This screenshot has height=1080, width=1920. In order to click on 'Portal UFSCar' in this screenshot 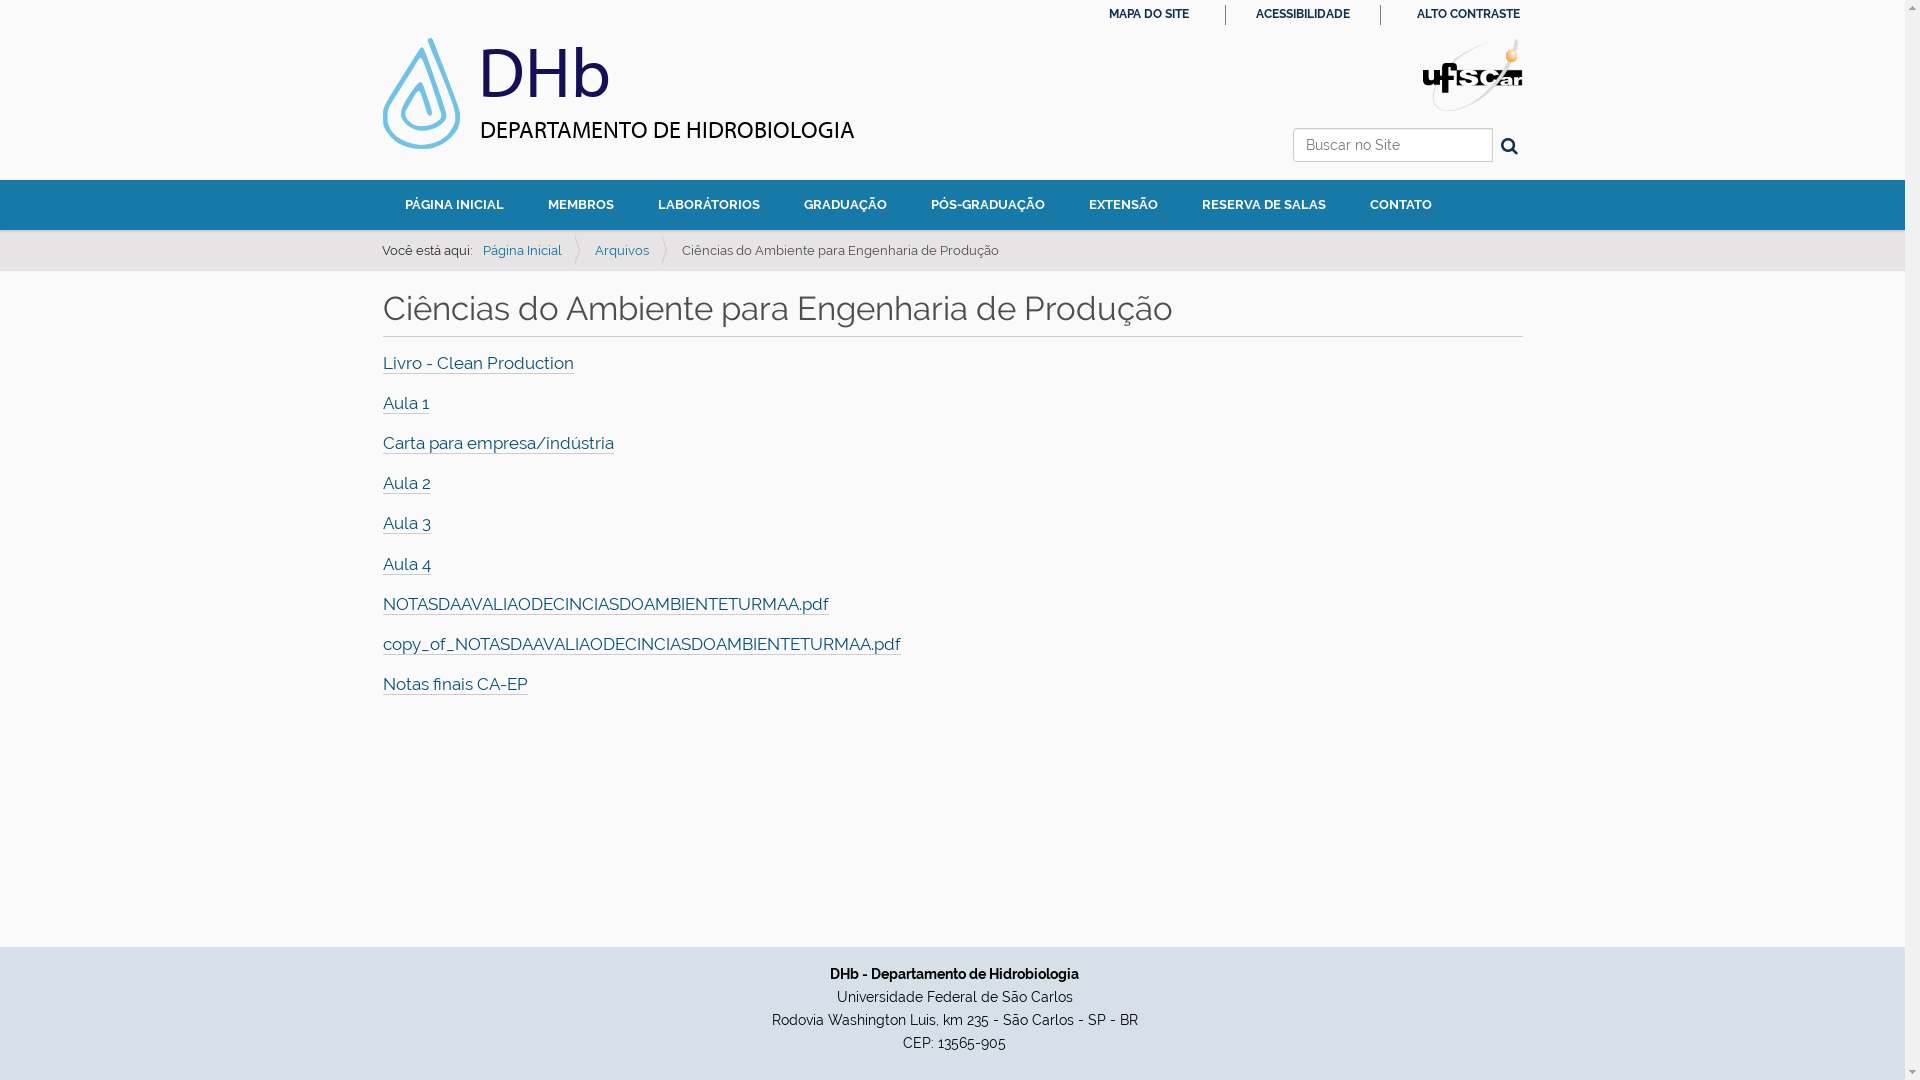, I will do `click(1472, 72)`.